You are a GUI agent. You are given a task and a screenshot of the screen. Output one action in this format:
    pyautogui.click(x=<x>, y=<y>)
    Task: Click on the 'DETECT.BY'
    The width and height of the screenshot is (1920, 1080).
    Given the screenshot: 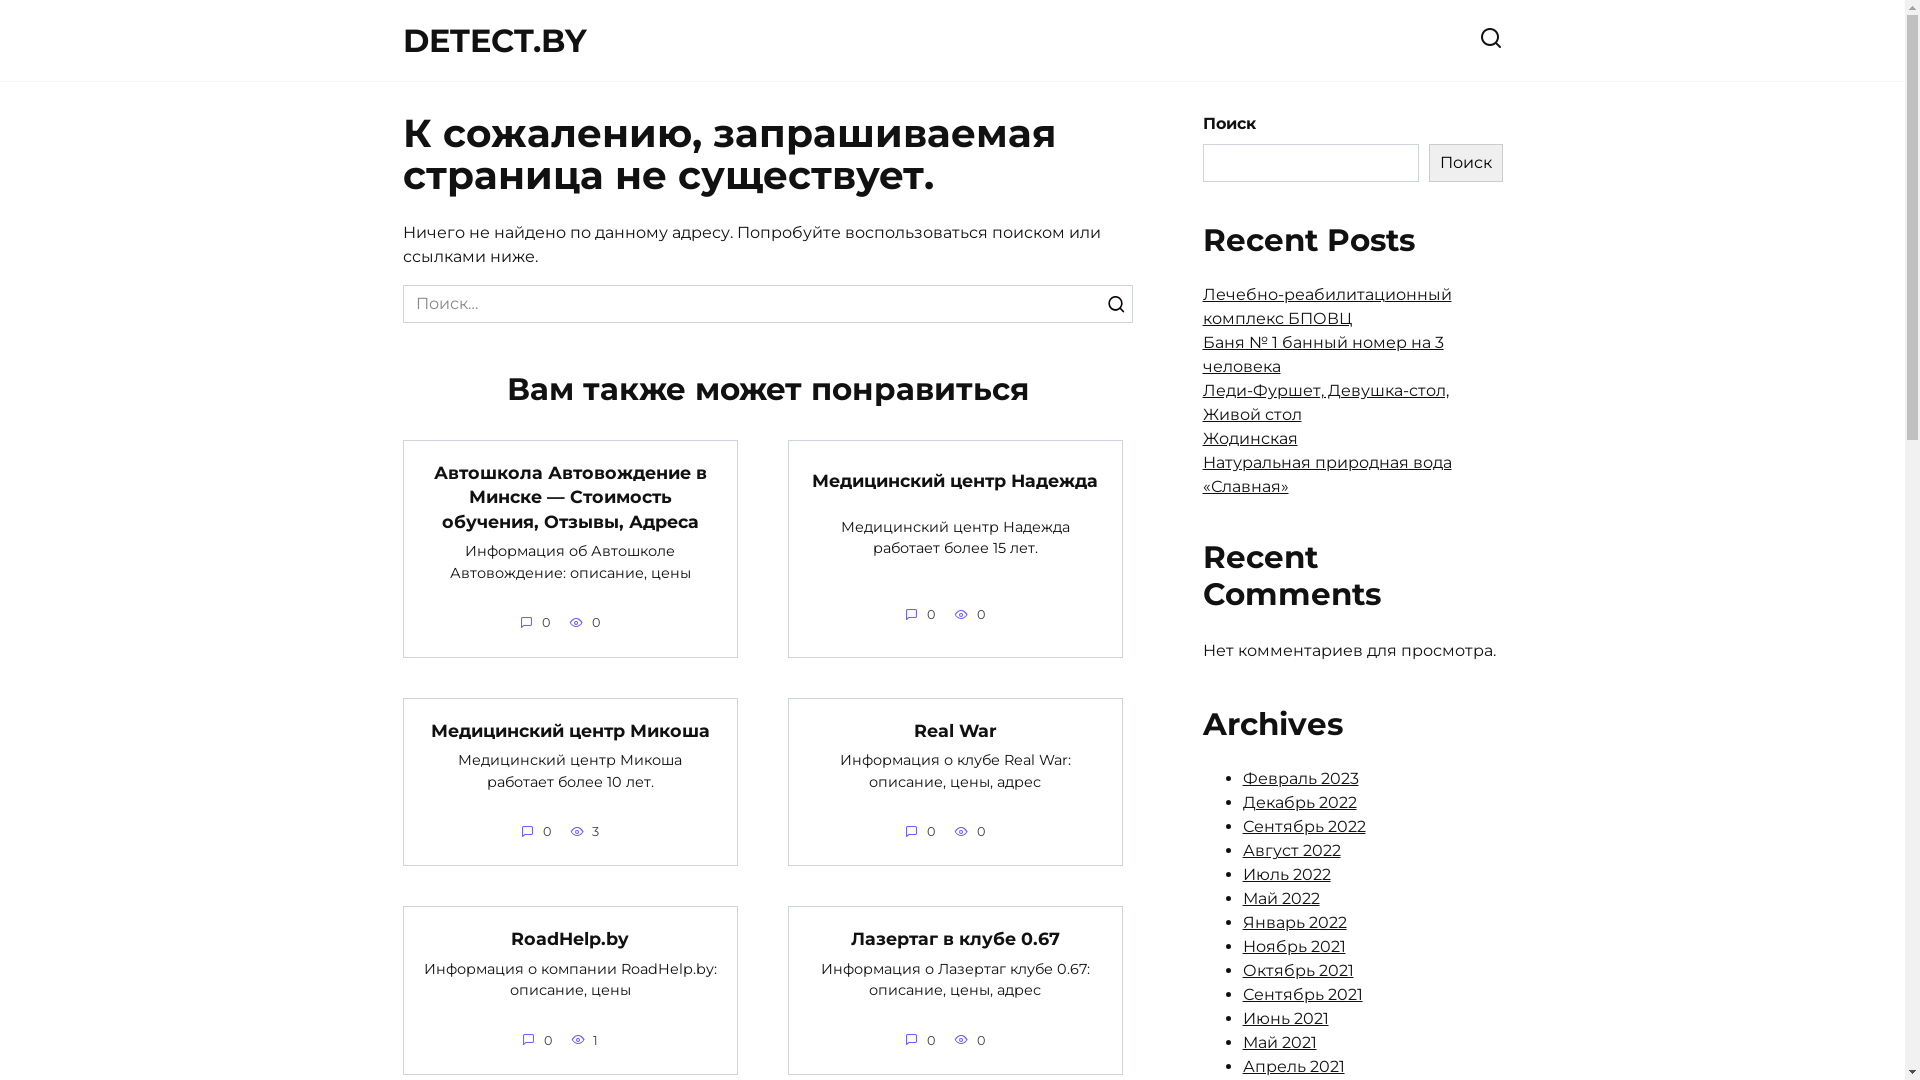 What is the action you would take?
    pyautogui.click(x=494, y=40)
    